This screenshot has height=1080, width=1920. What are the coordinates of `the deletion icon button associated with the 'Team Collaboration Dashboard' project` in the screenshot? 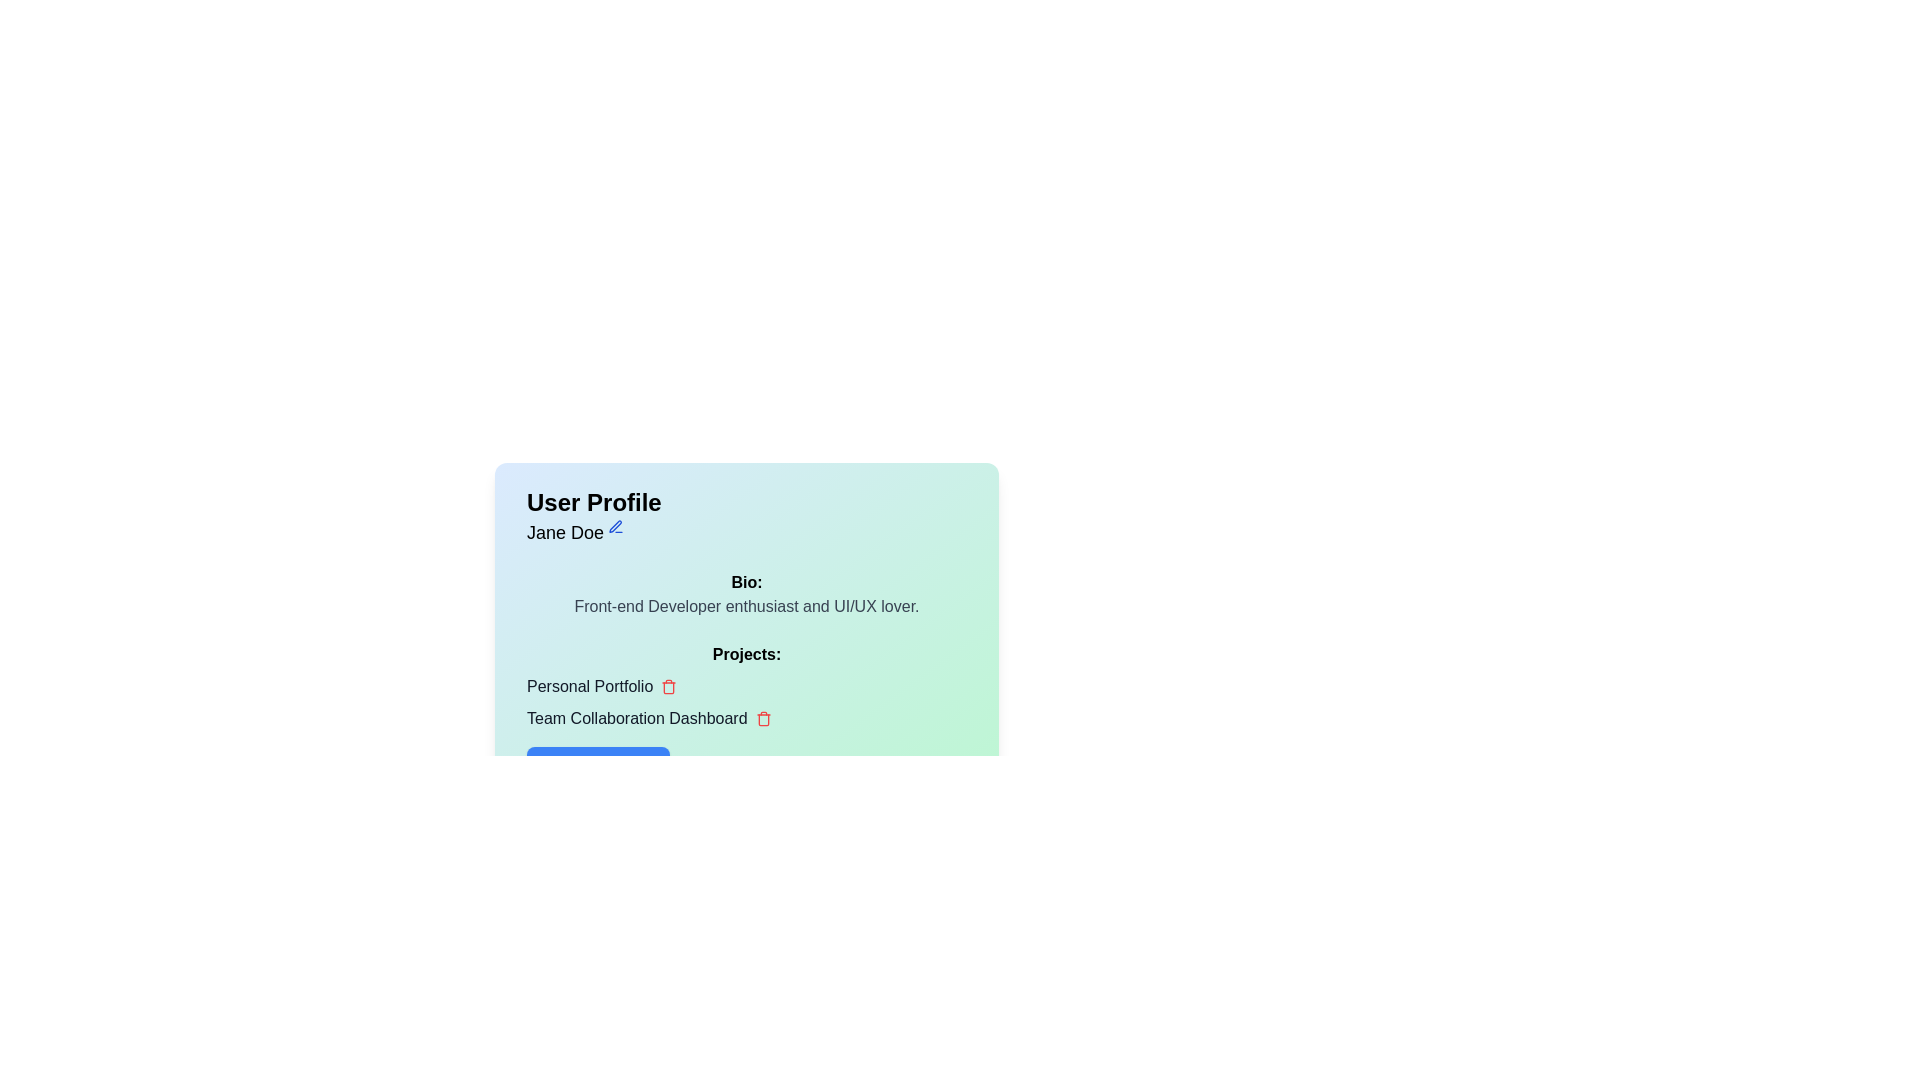 It's located at (762, 717).